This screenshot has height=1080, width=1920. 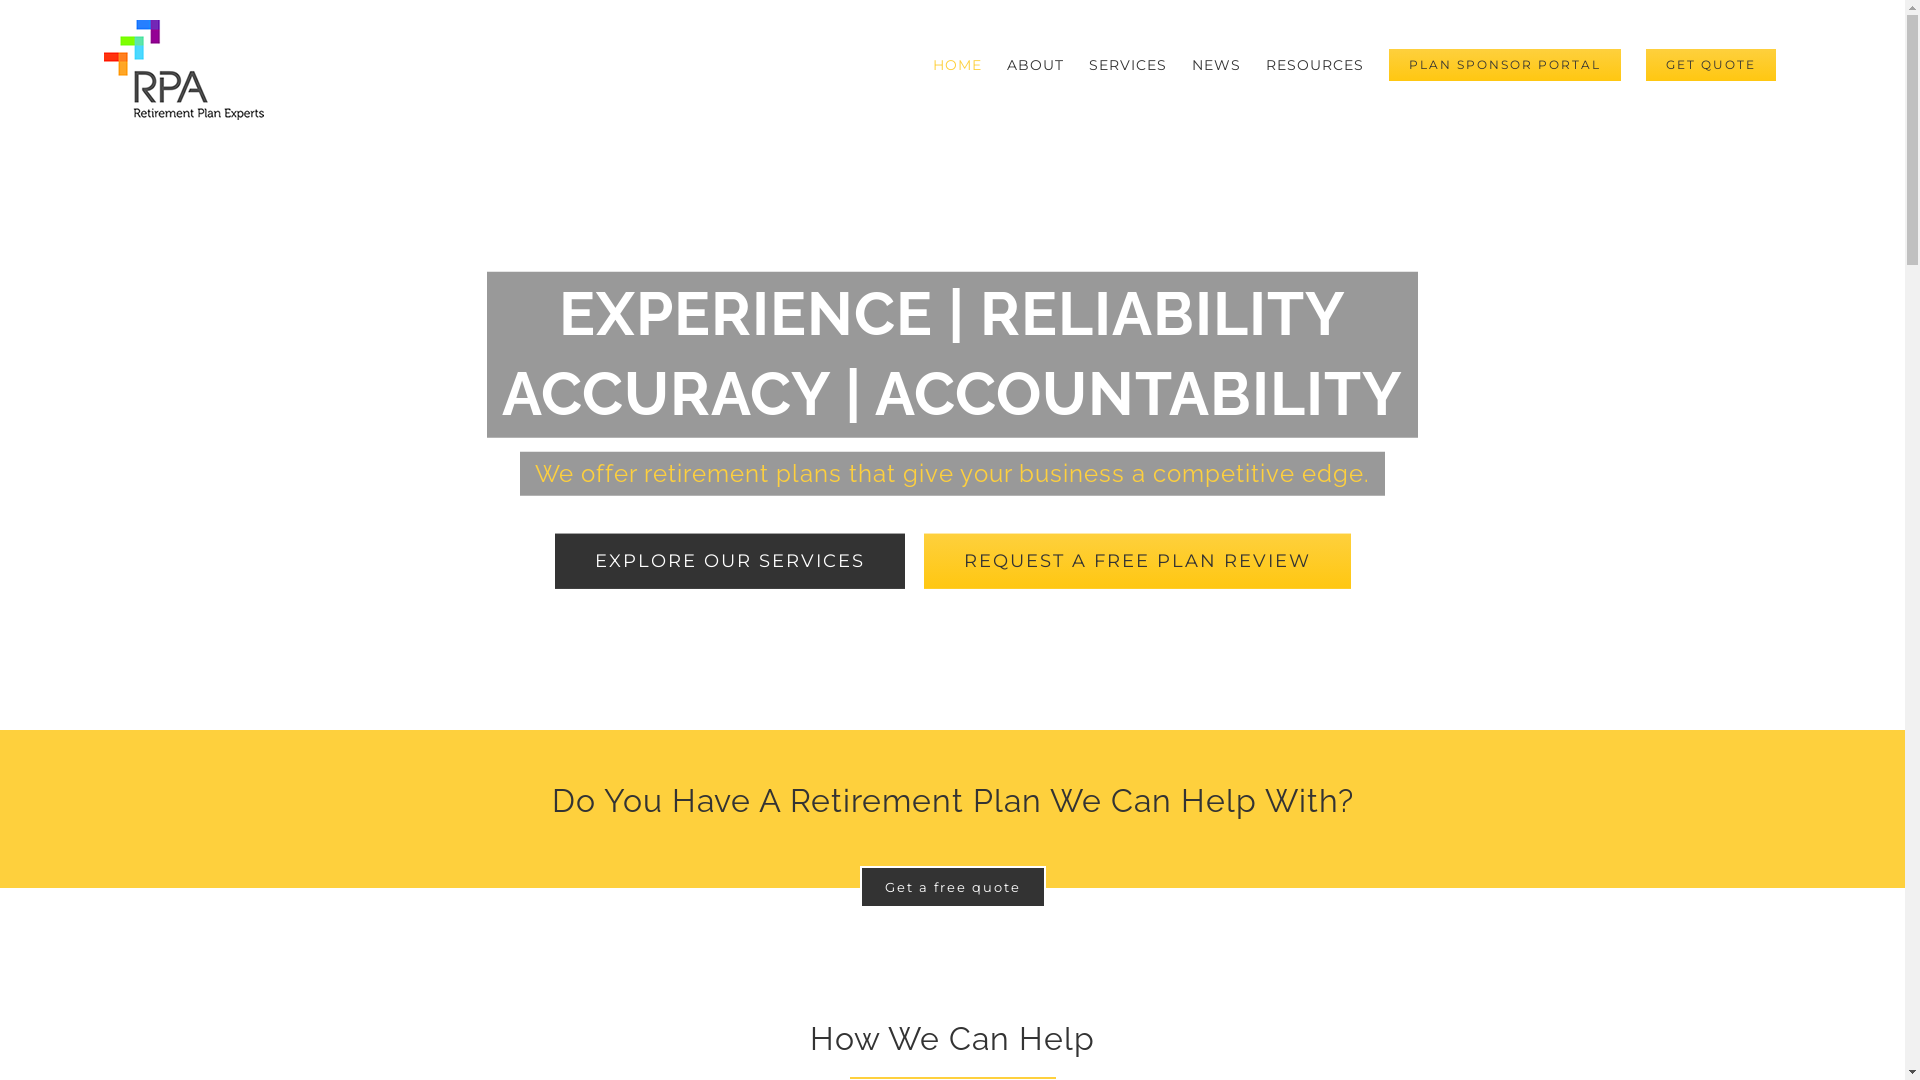 What do you see at coordinates (1215, 64) in the screenshot?
I see `'NEWS'` at bounding box center [1215, 64].